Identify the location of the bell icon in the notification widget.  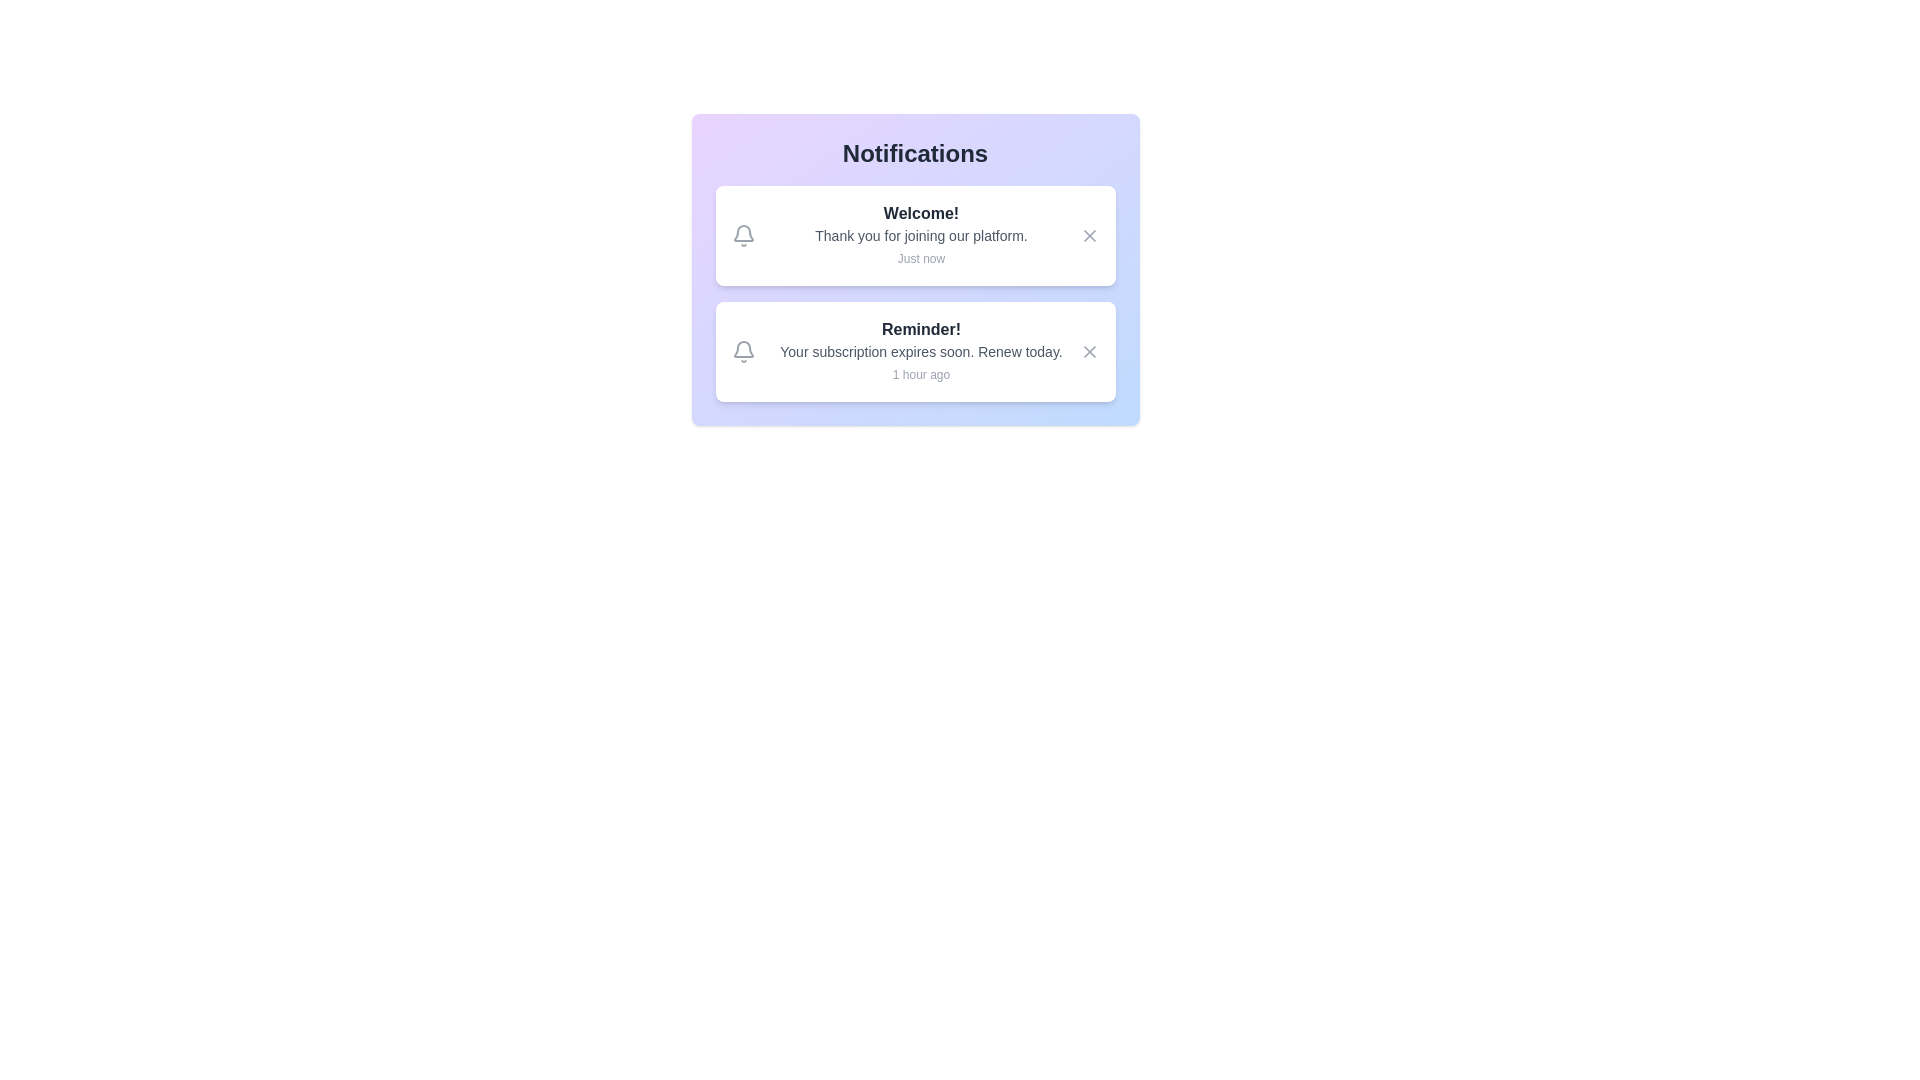
(742, 234).